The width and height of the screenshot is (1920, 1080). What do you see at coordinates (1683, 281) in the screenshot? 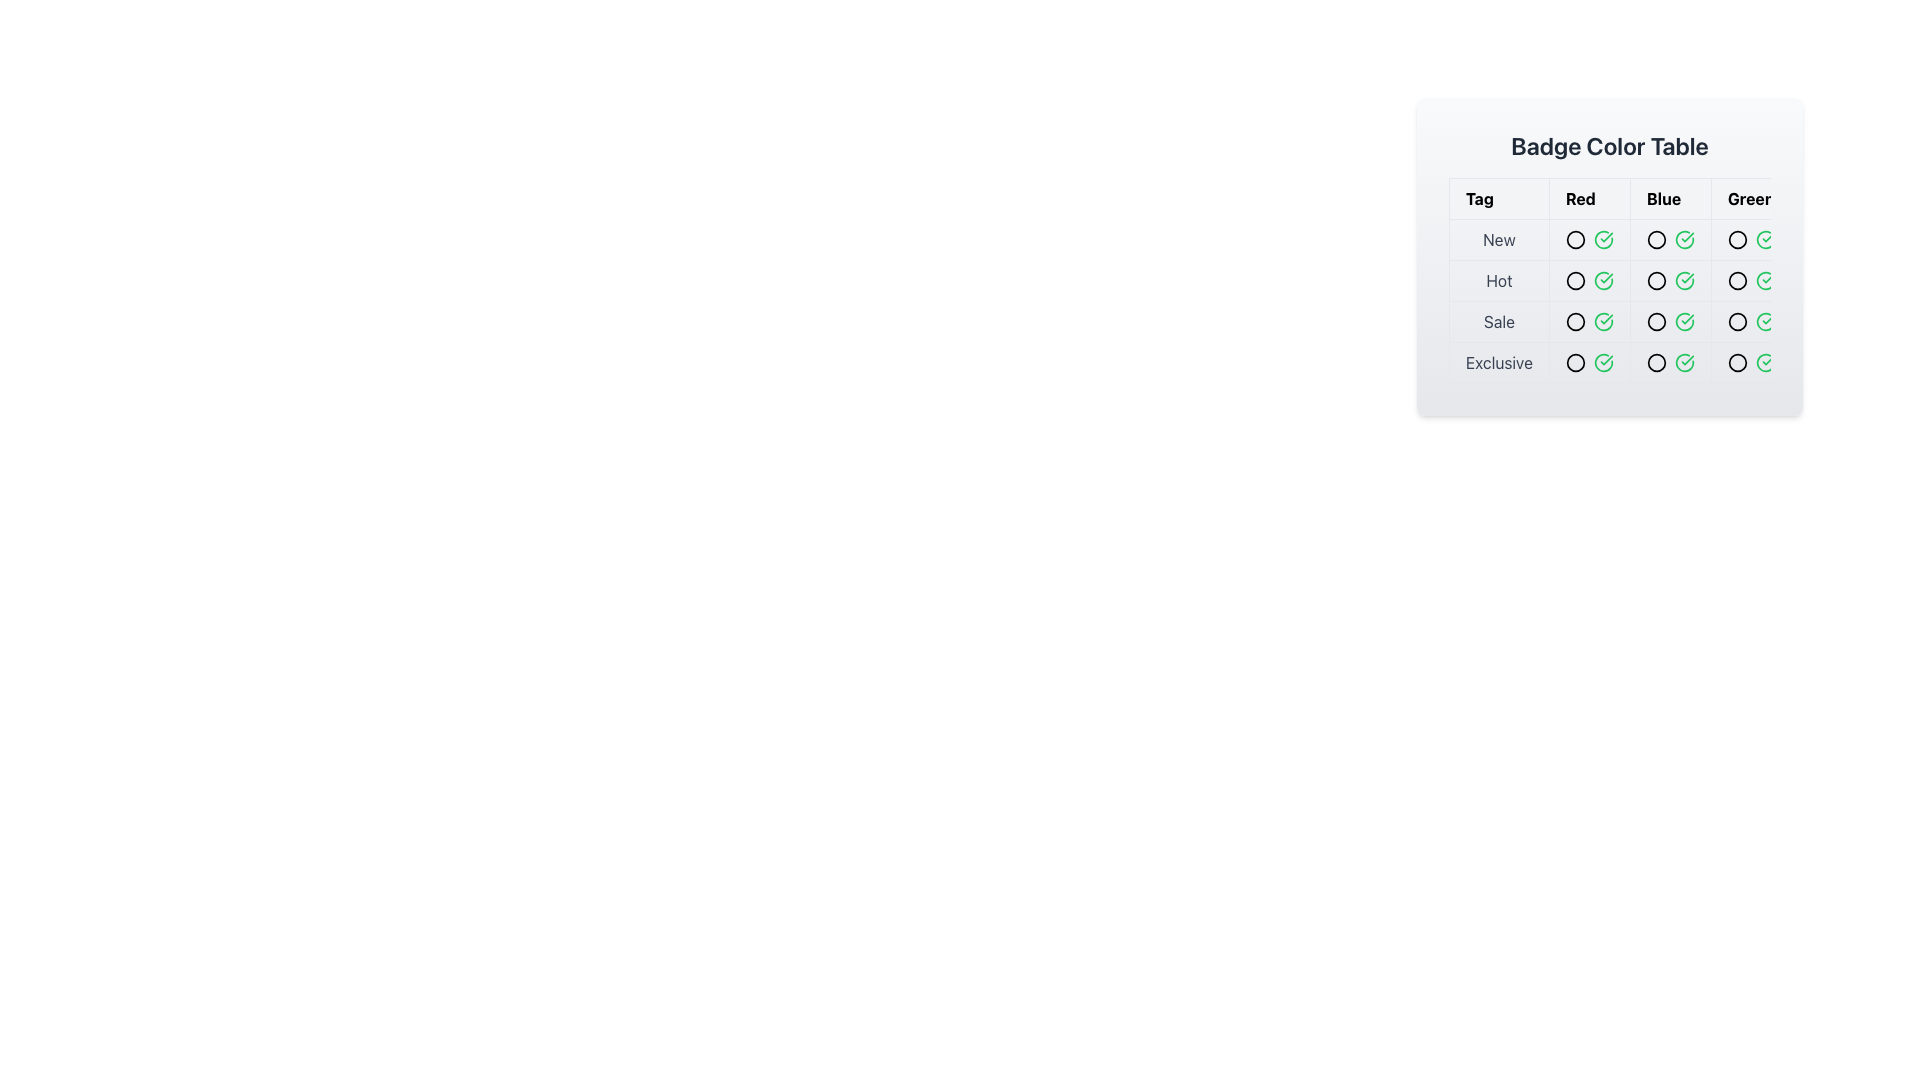
I see `the circular icon with a green checkmark located in the 'Hot' row under the 'Green' column of the 'Badge Color Table'` at bounding box center [1683, 281].